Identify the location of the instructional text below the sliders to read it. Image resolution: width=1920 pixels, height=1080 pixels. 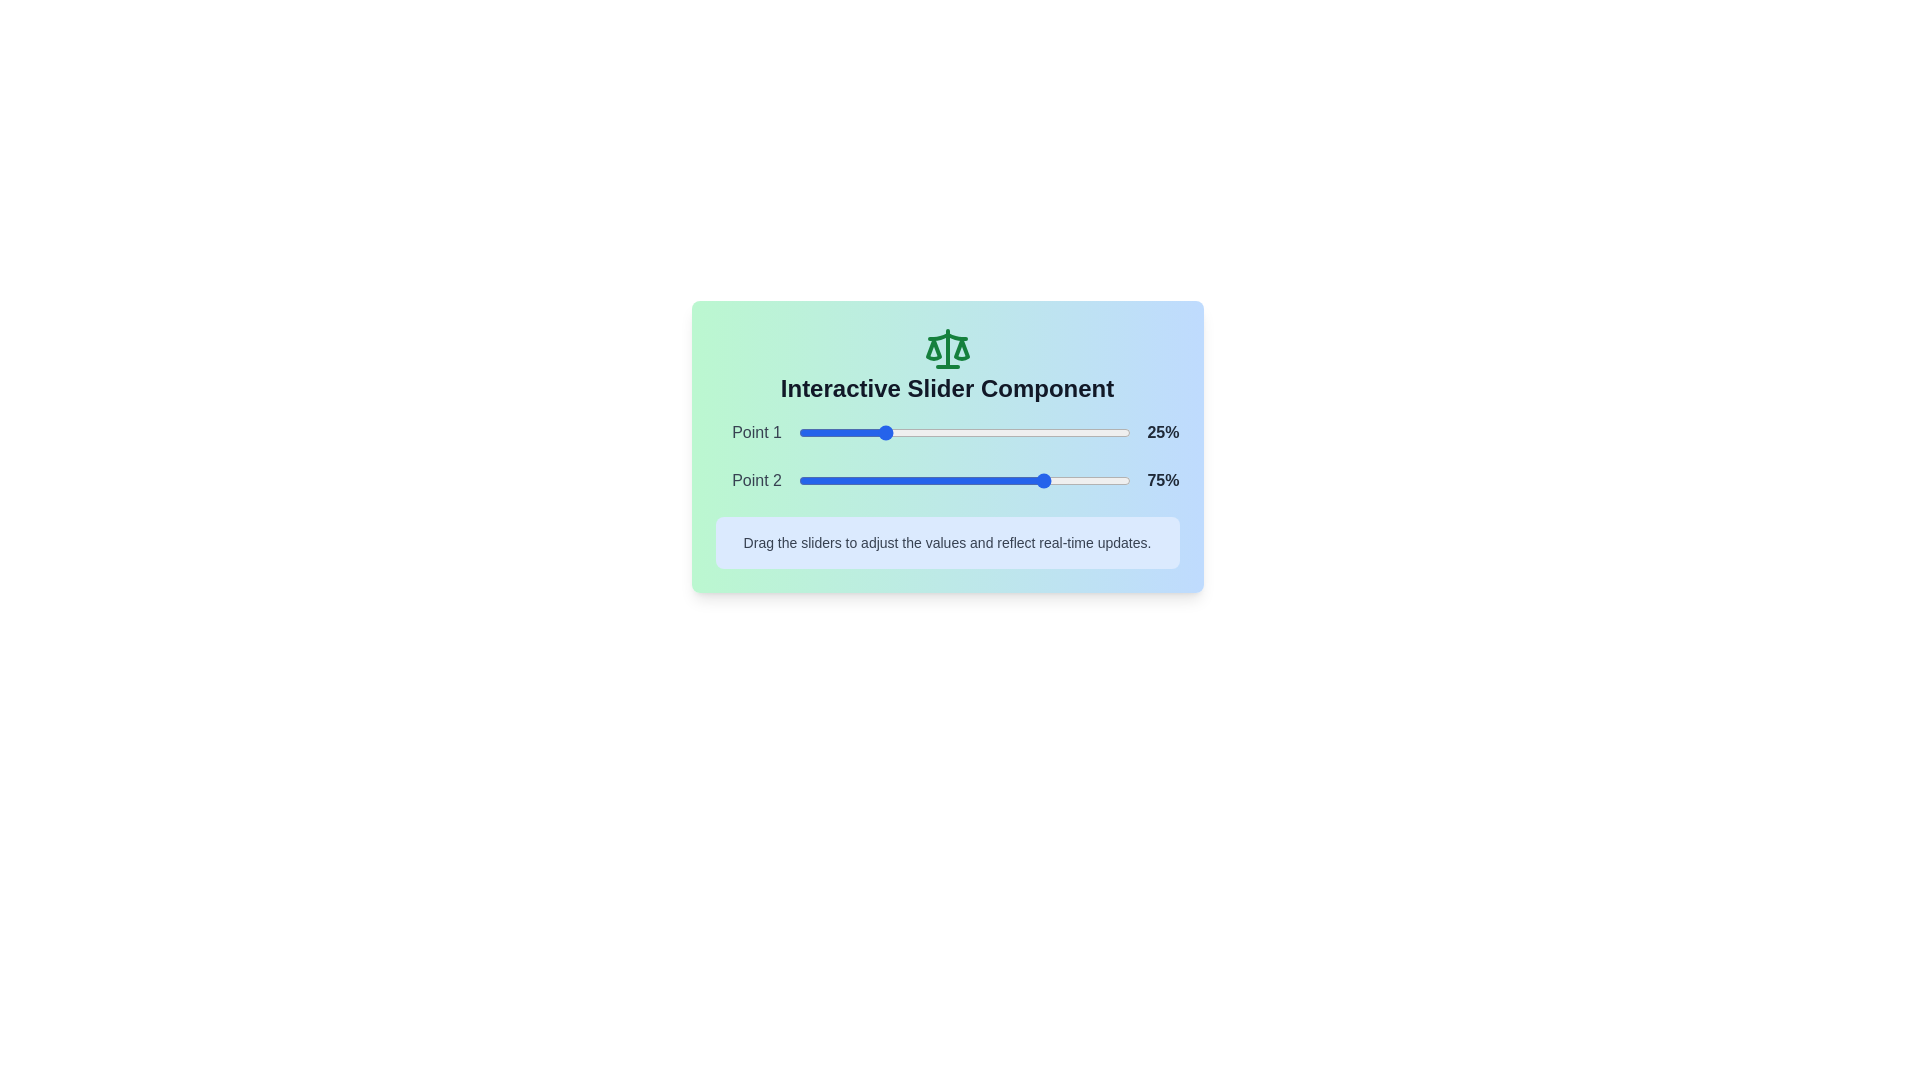
(946, 543).